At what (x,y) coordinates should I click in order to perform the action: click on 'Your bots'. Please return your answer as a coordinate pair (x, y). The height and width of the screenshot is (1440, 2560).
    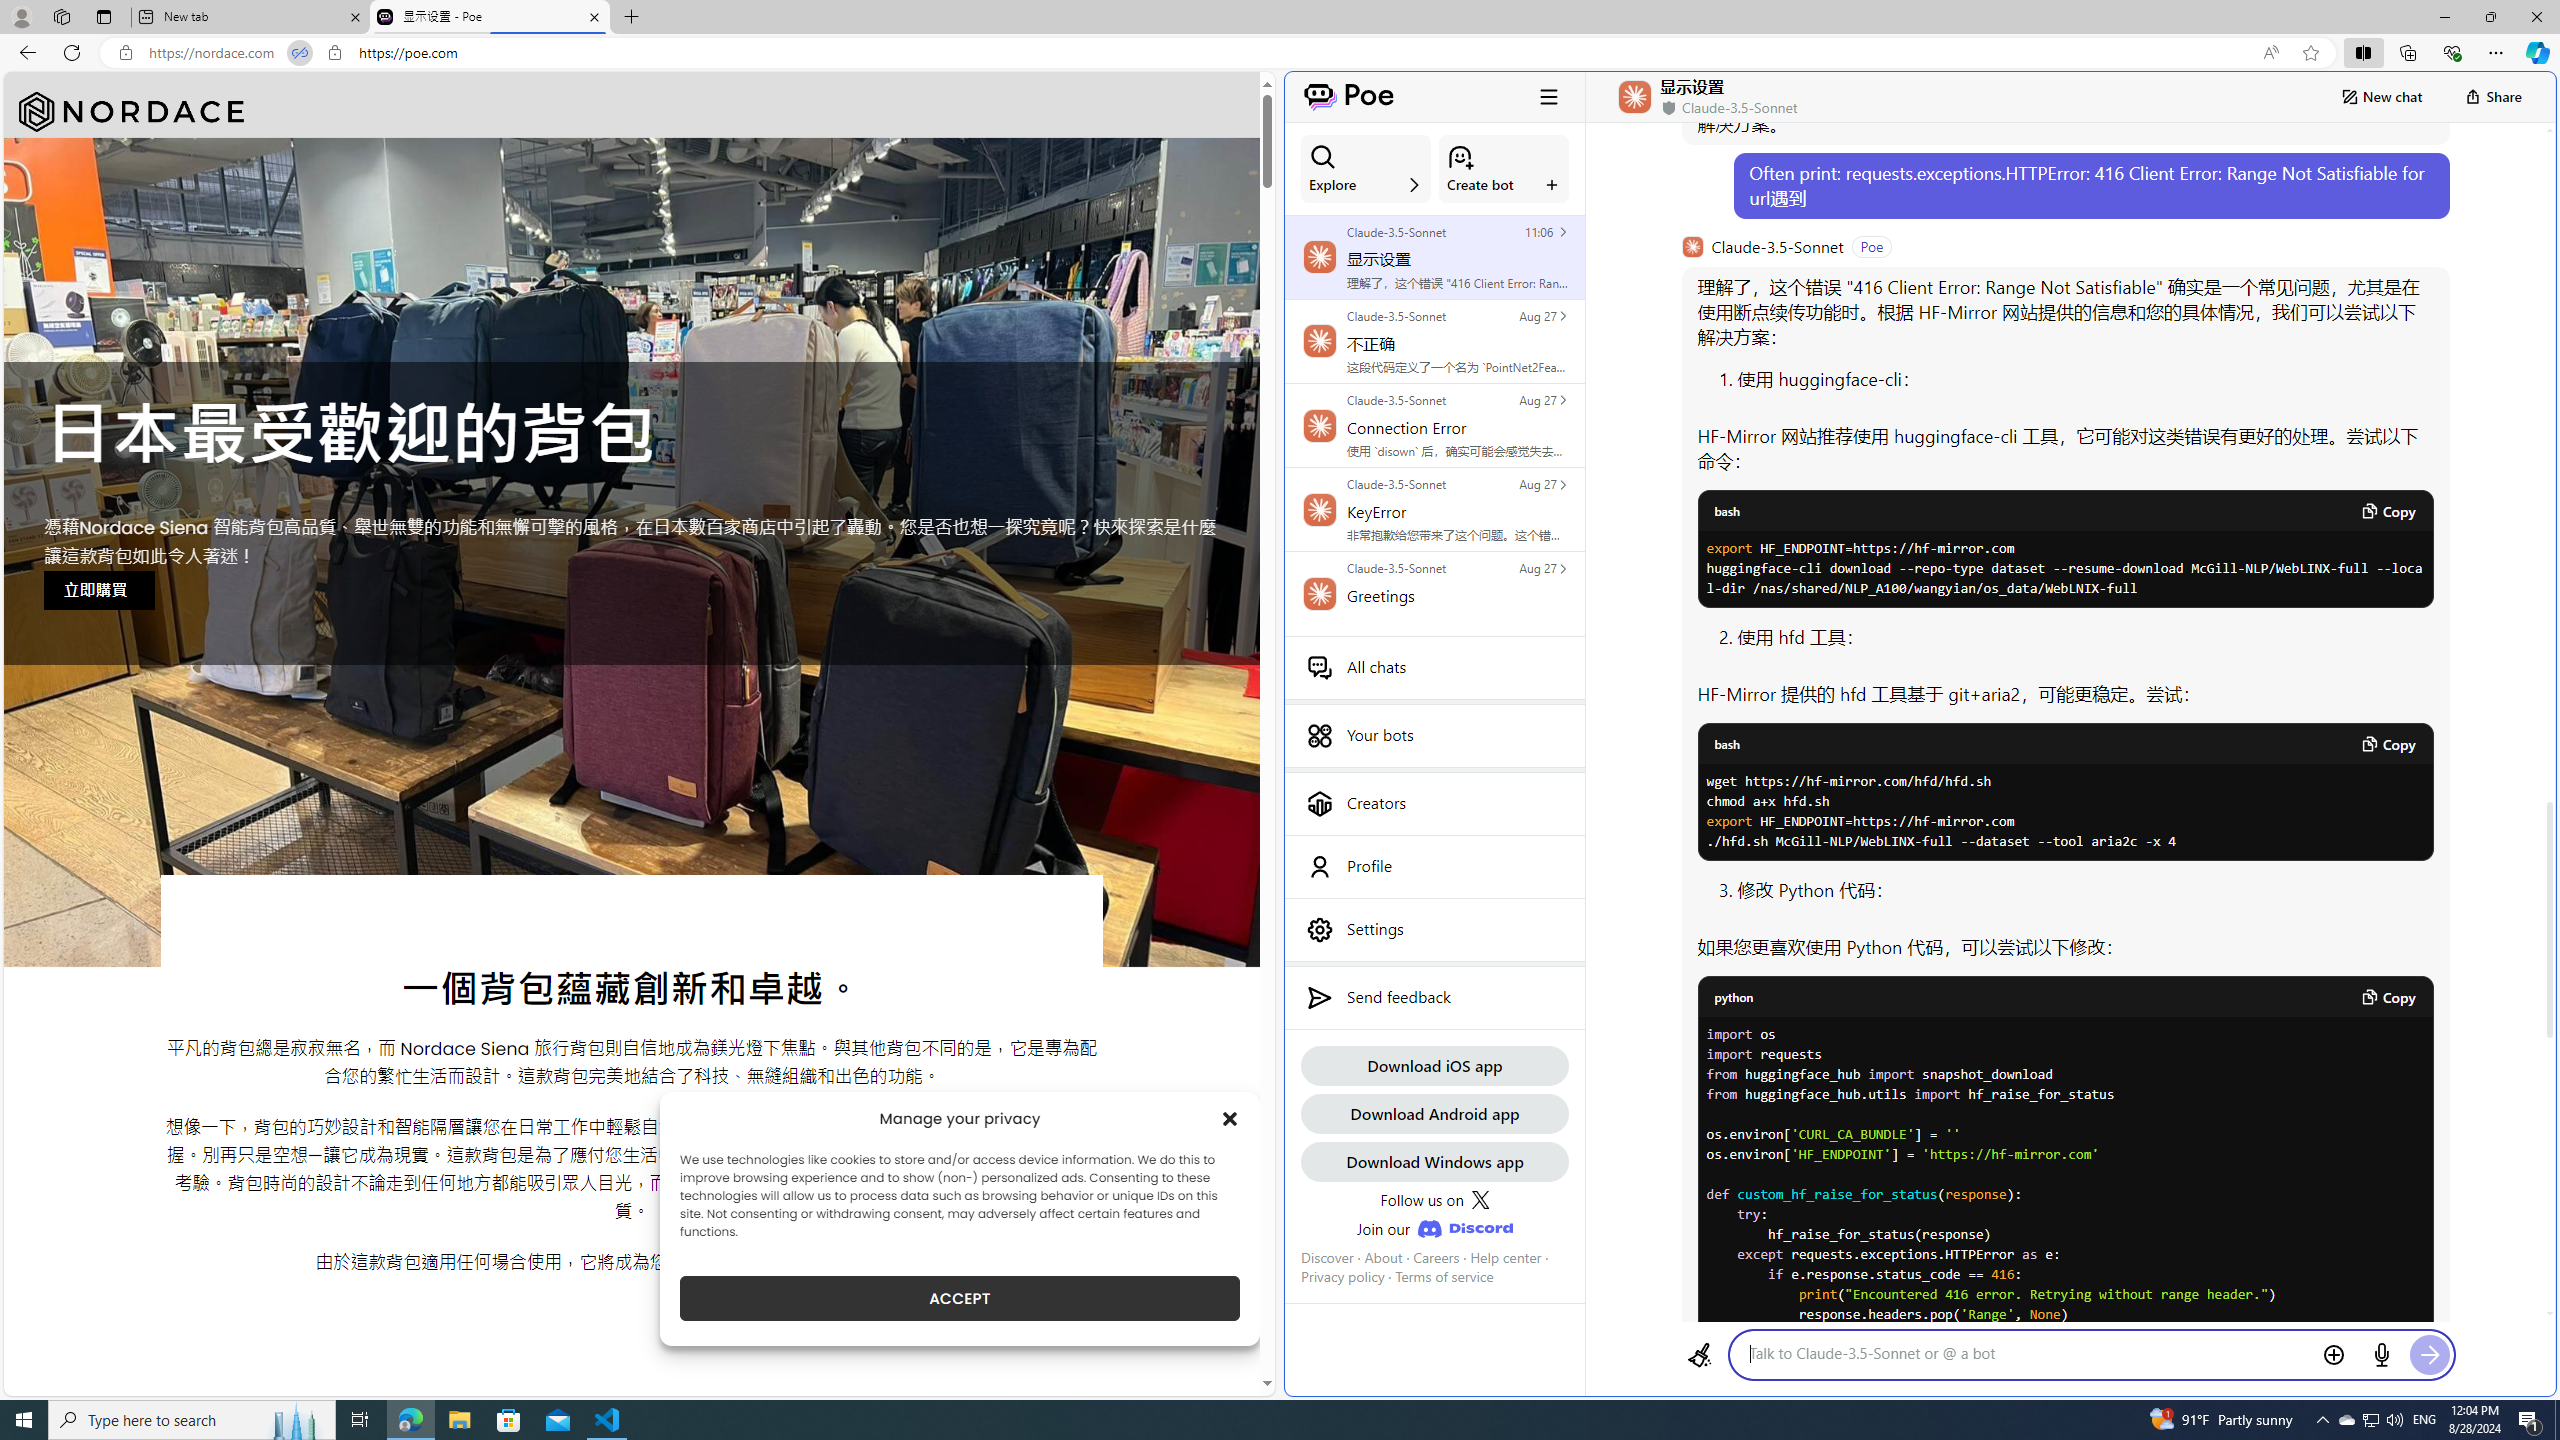
    Looking at the image, I should click on (1434, 735).